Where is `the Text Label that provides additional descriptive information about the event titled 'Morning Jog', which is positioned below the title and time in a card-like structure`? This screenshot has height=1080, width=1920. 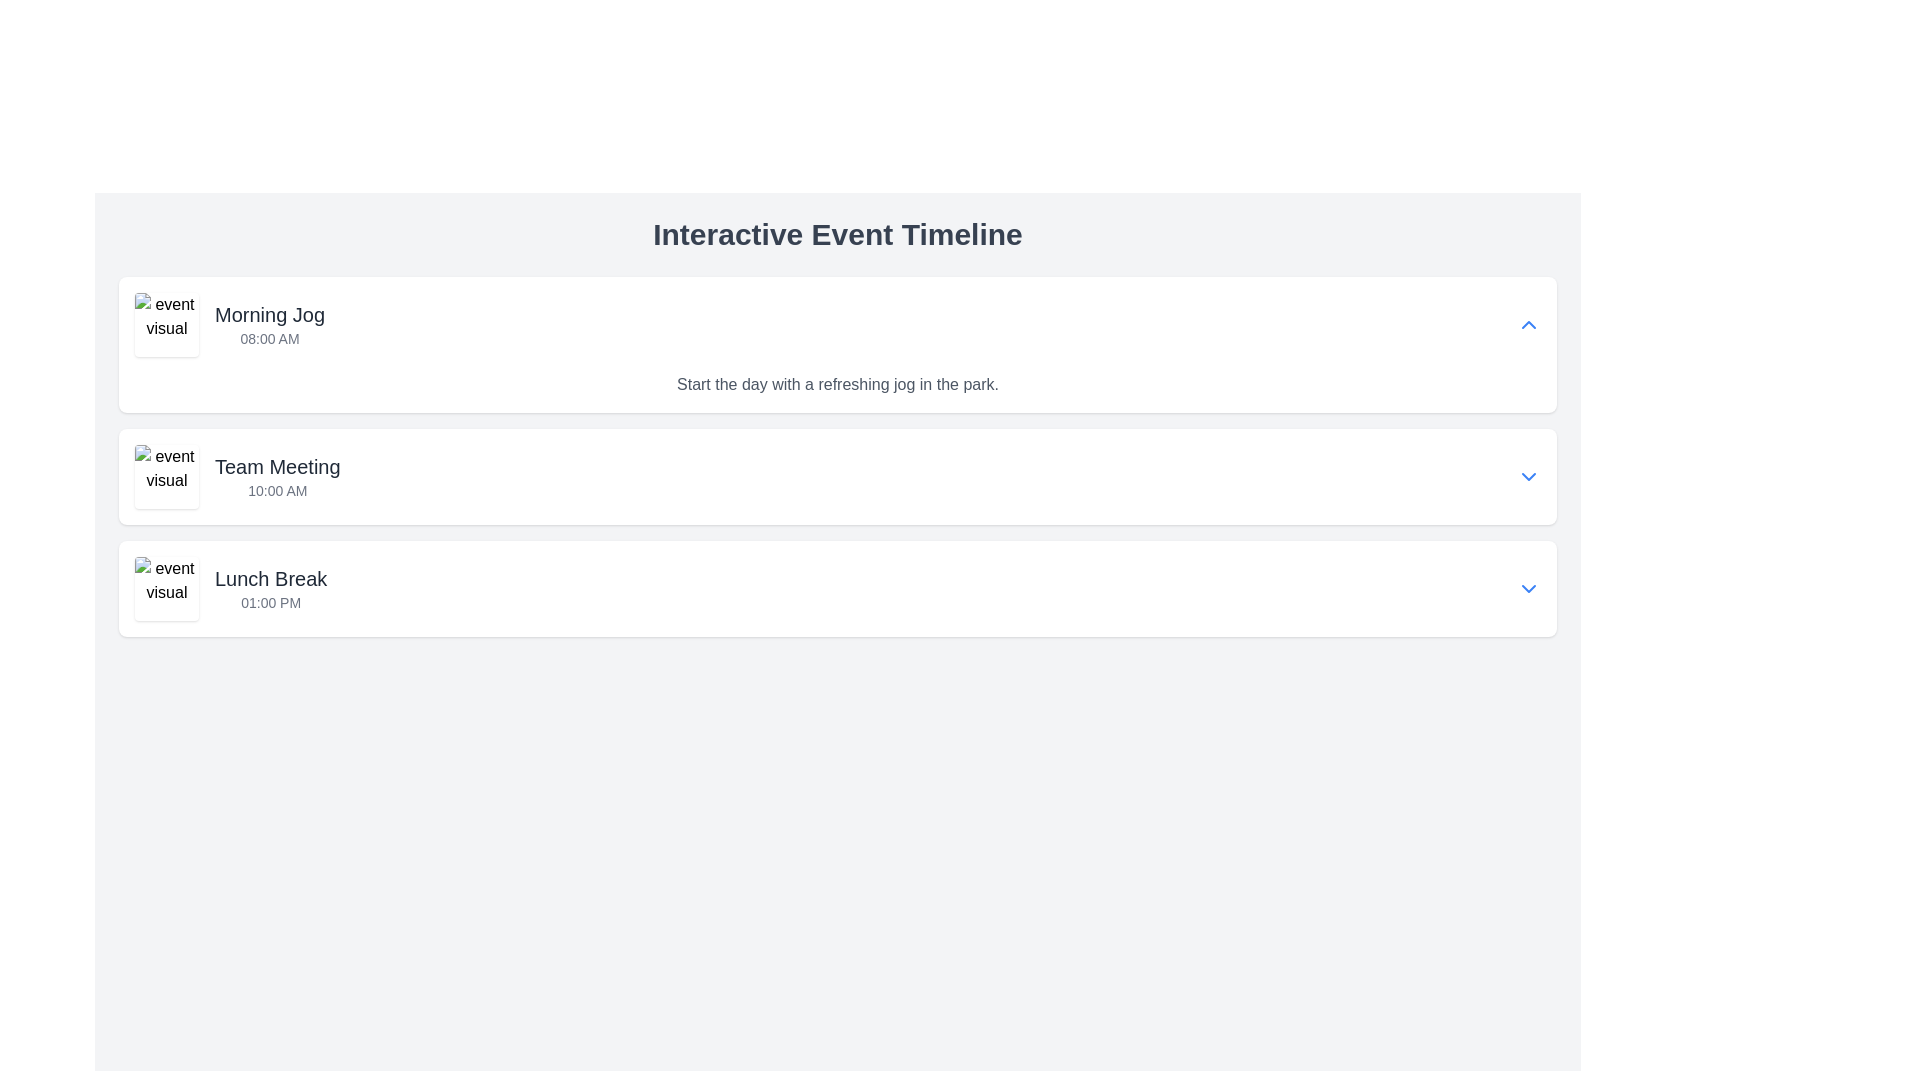
the Text Label that provides additional descriptive information about the event titled 'Morning Jog', which is positioned below the title and time in a card-like structure is located at coordinates (838, 385).